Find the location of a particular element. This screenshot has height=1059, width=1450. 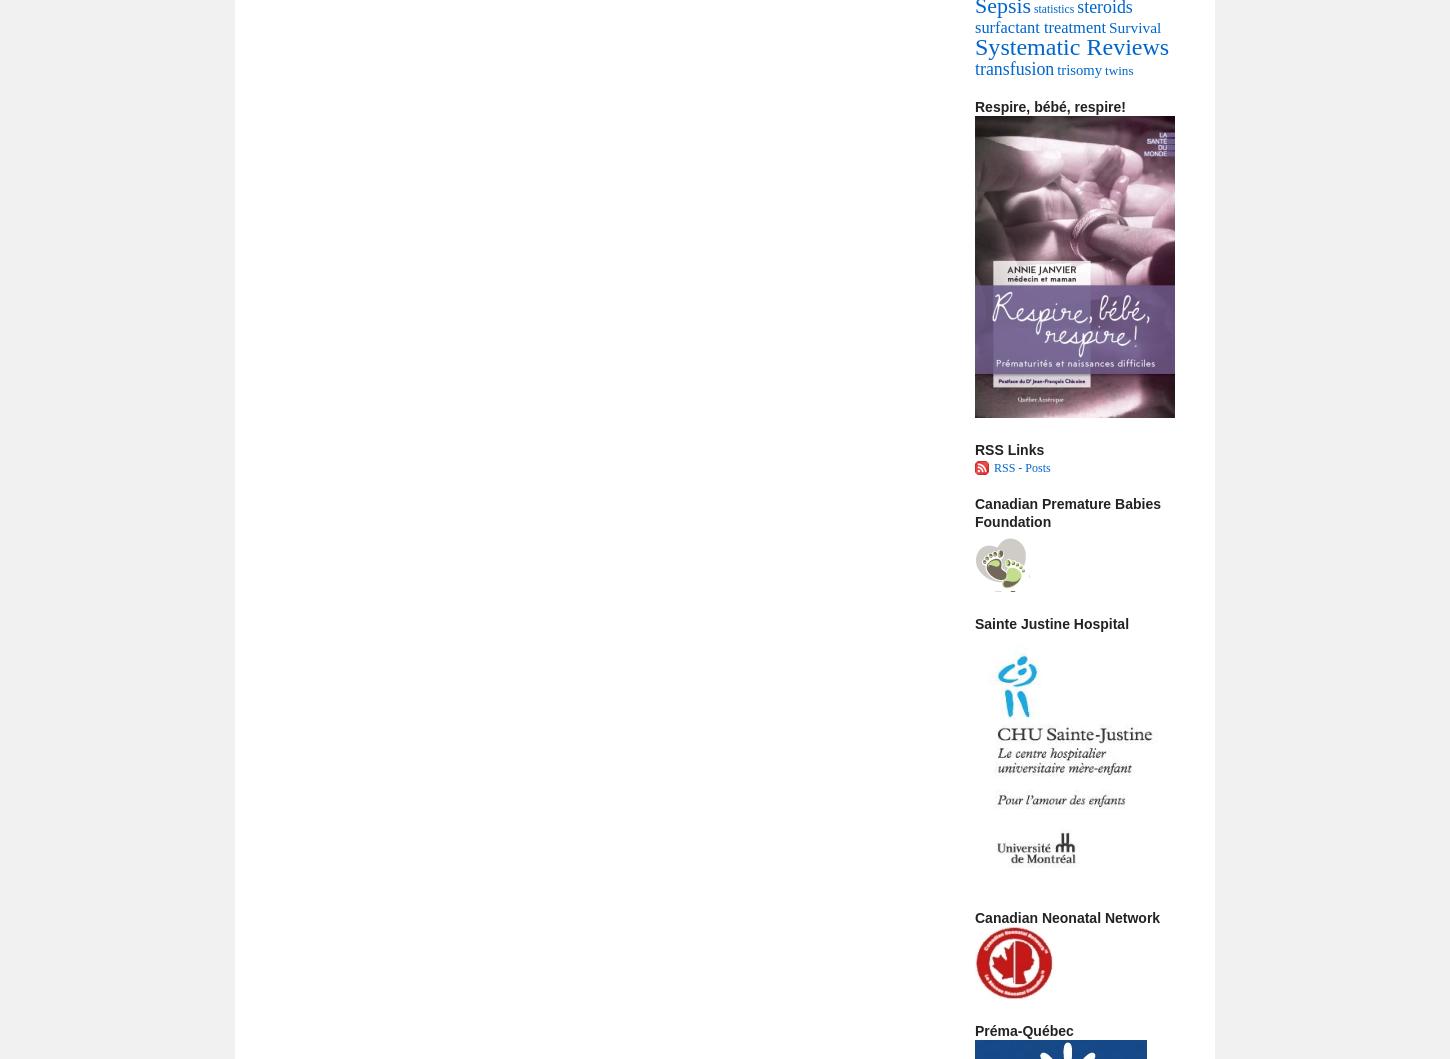

'Survival' is located at coordinates (1133, 27).